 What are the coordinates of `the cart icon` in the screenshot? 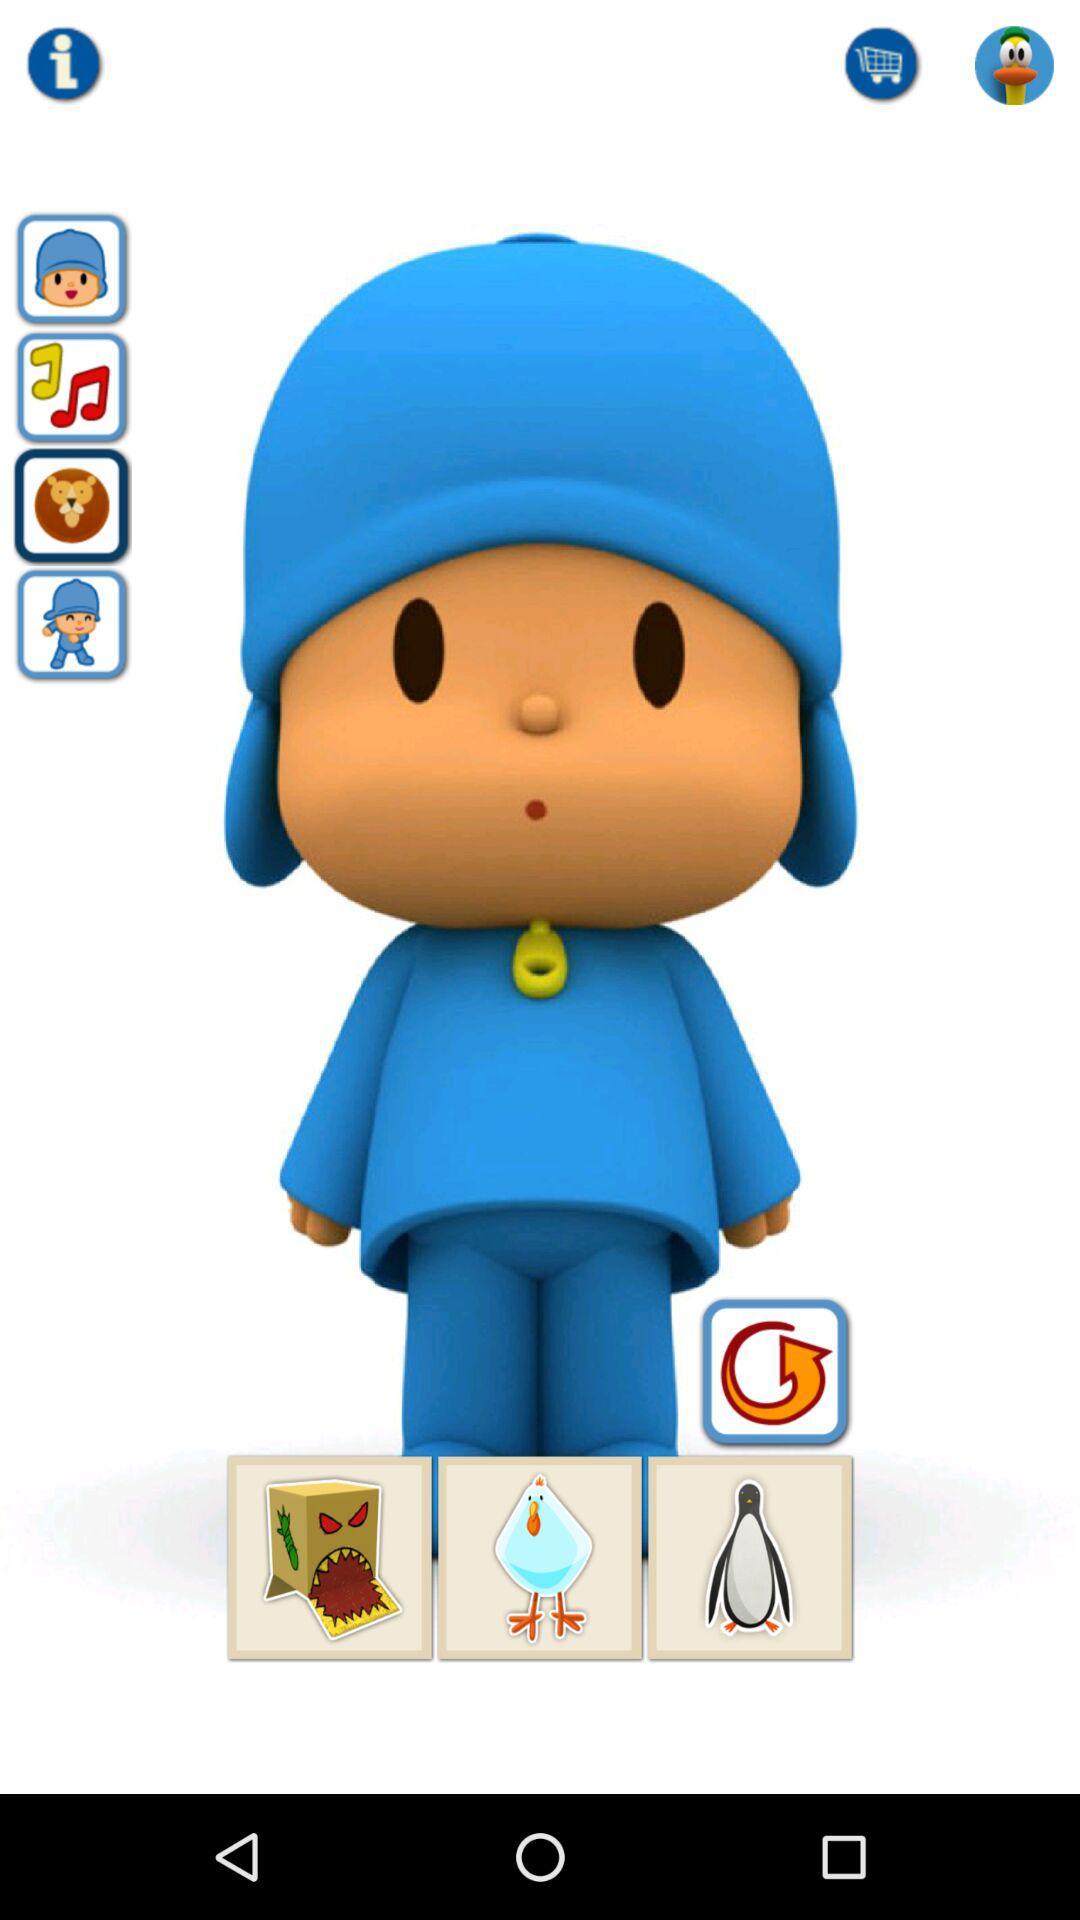 It's located at (882, 70).